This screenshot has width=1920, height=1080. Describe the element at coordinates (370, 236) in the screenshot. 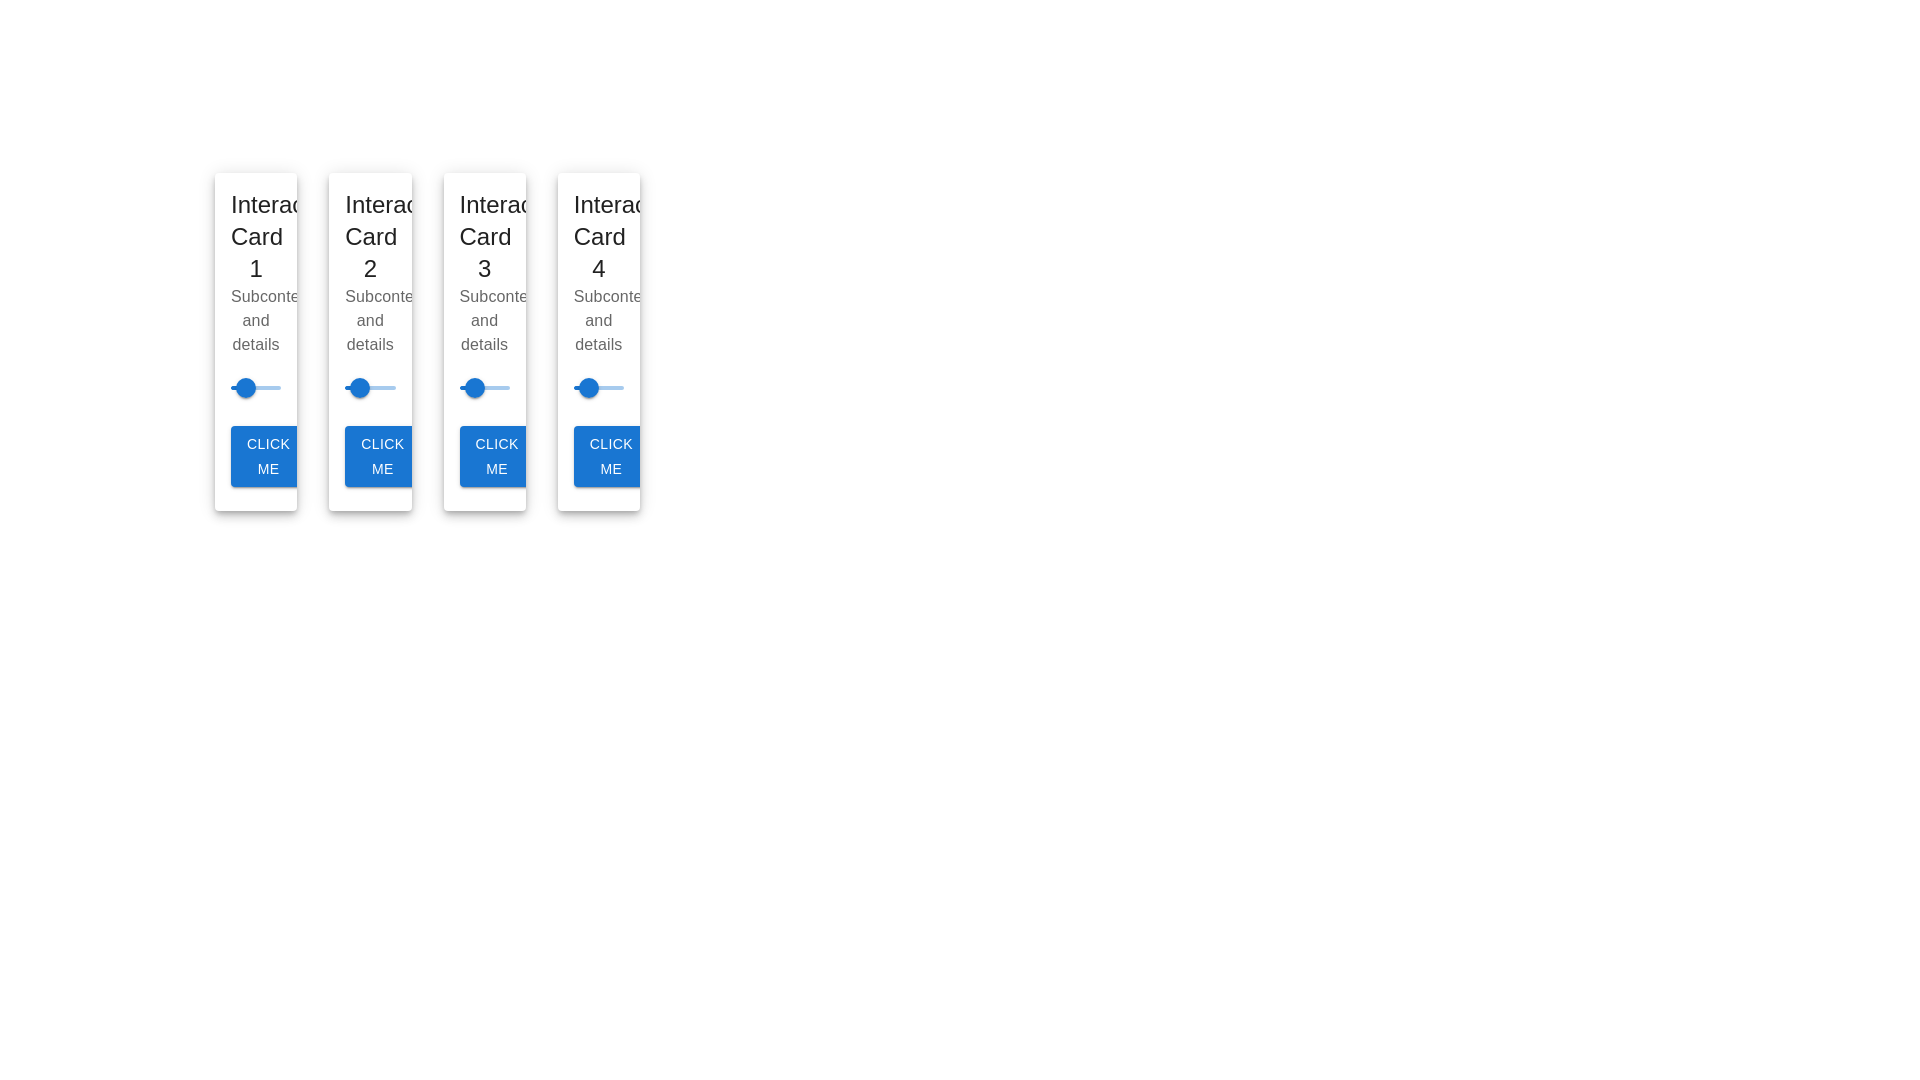

I see `the text label displaying 'Interactive Card 2', which is the main heading of the second card in a horizontal list of cards` at that location.